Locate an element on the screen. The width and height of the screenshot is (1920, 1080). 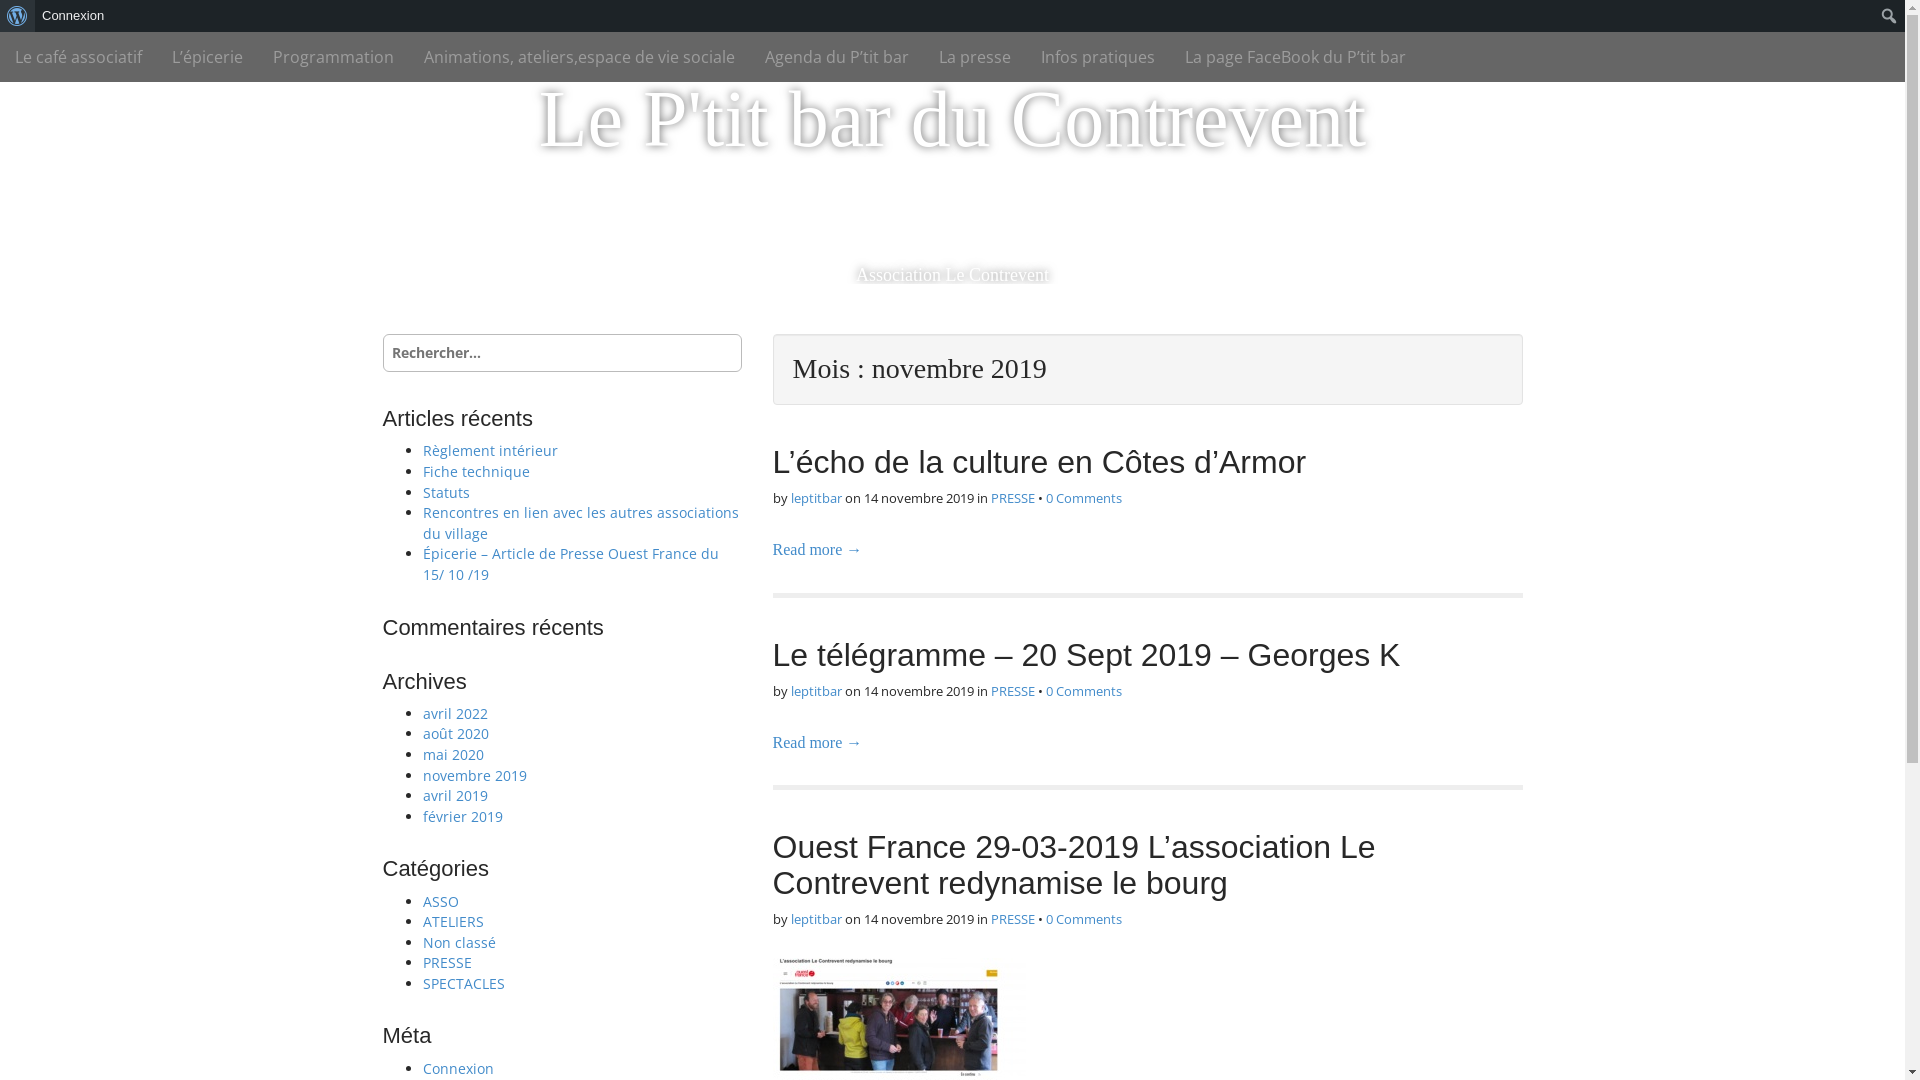
'0 Comments' is located at coordinates (1045, 689).